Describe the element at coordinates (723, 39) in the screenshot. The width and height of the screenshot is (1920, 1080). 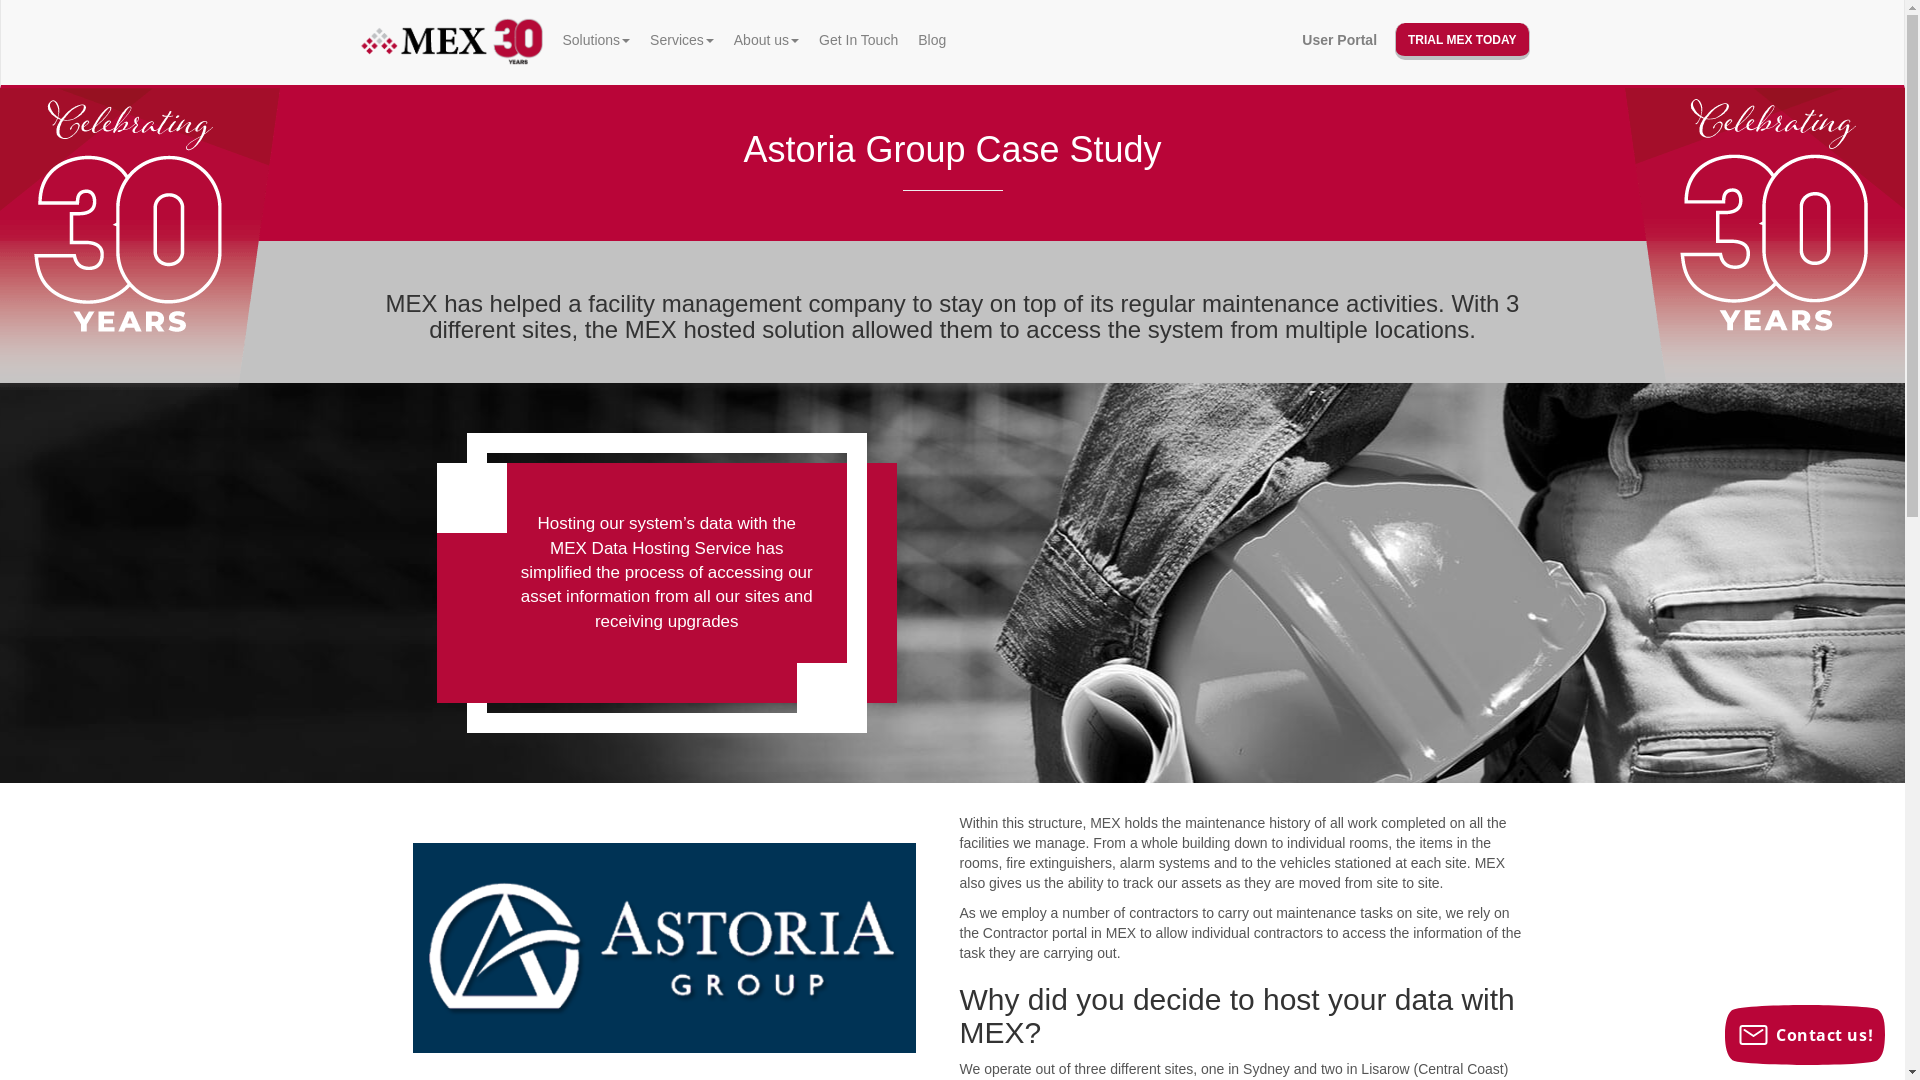
I see `'About us'` at that location.